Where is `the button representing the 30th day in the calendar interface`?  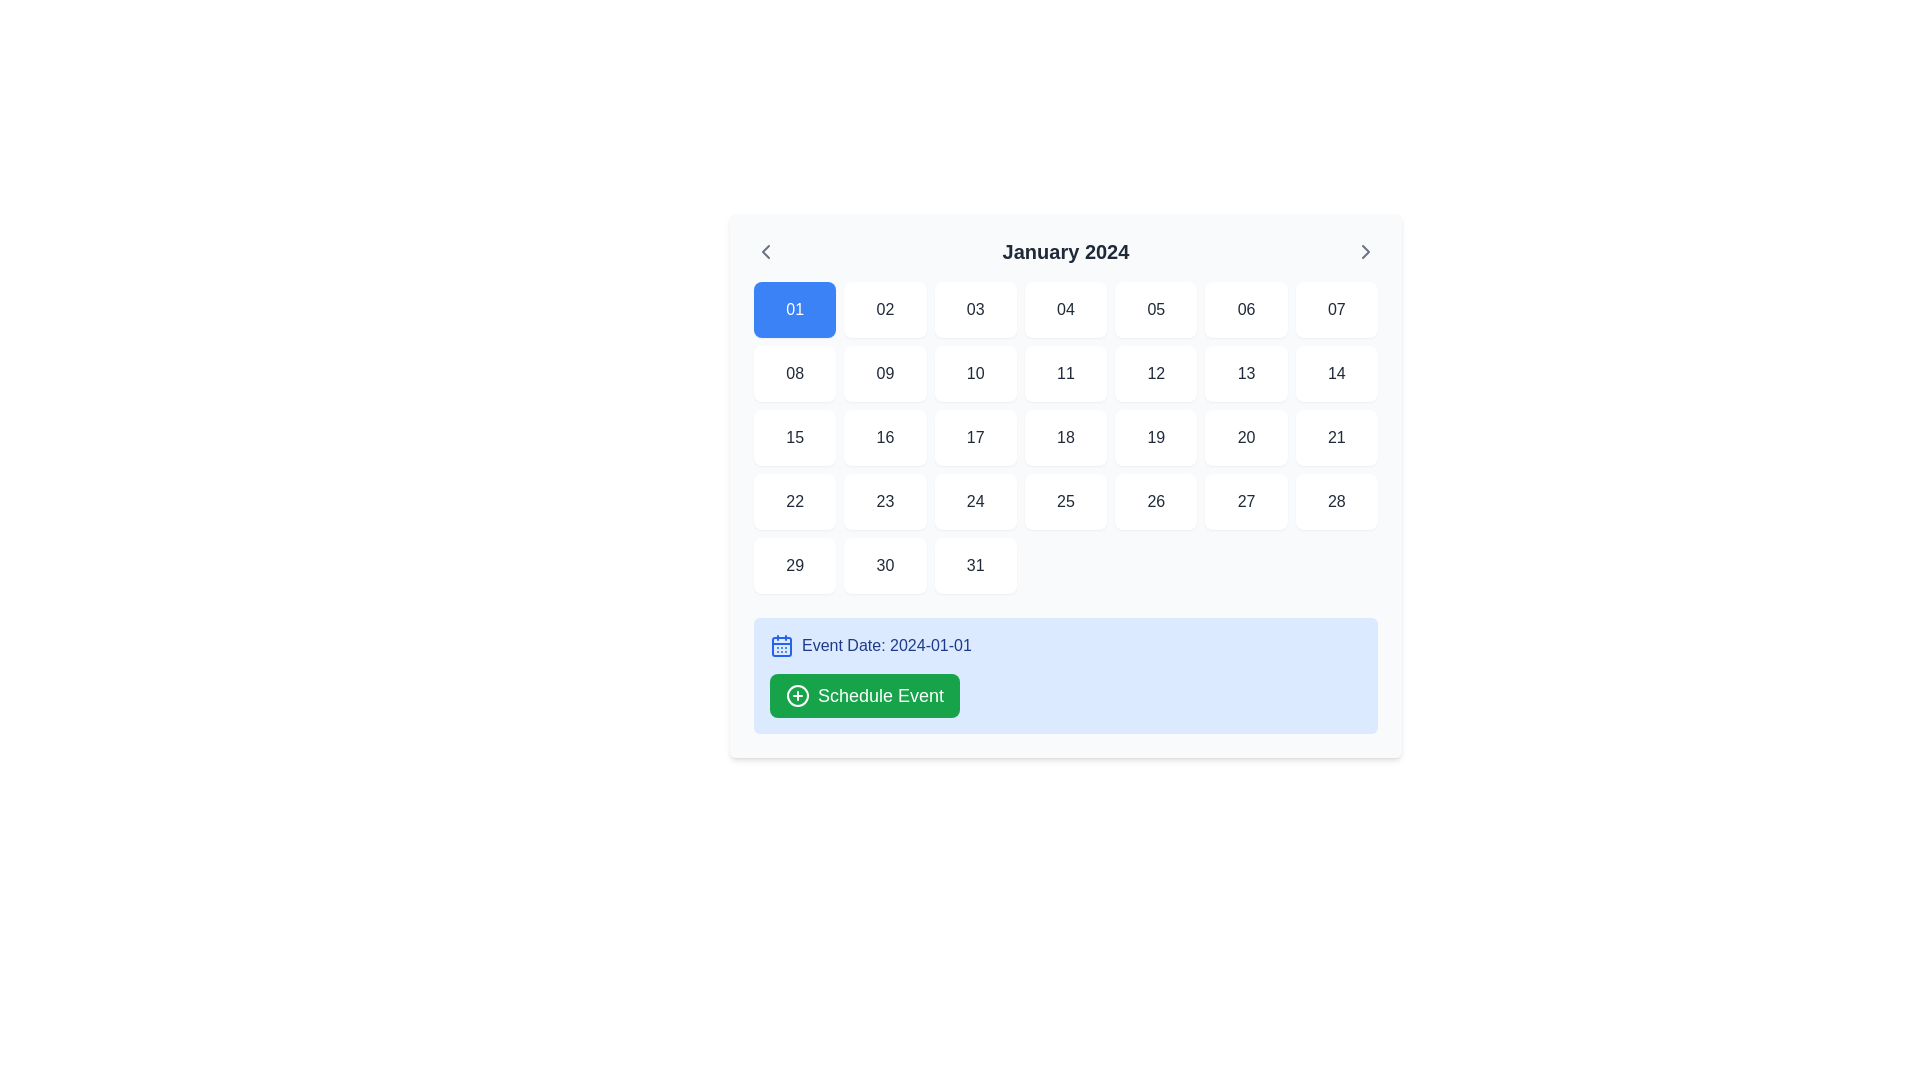
the button representing the 30th day in the calendar interface is located at coordinates (883, 566).